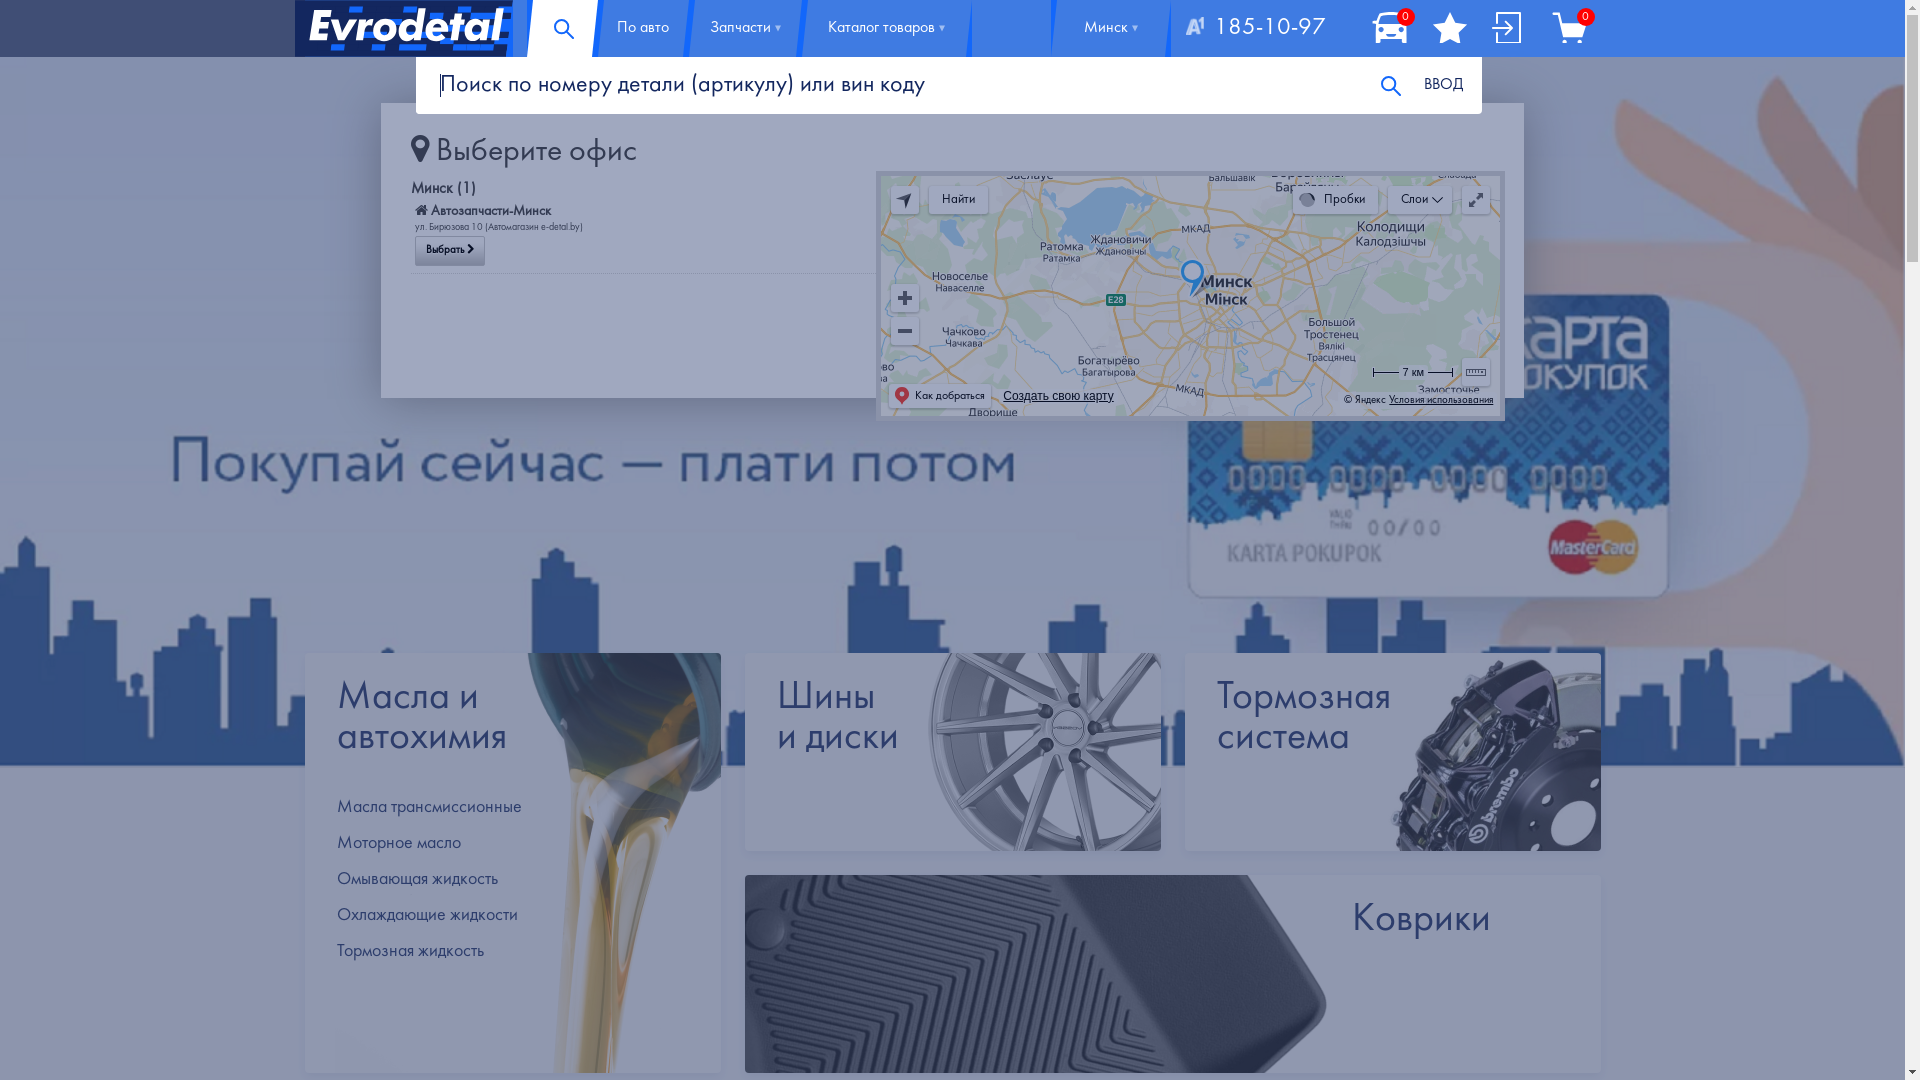  Describe the element at coordinates (1253, 28) in the screenshot. I see `'185-10-97'` at that location.